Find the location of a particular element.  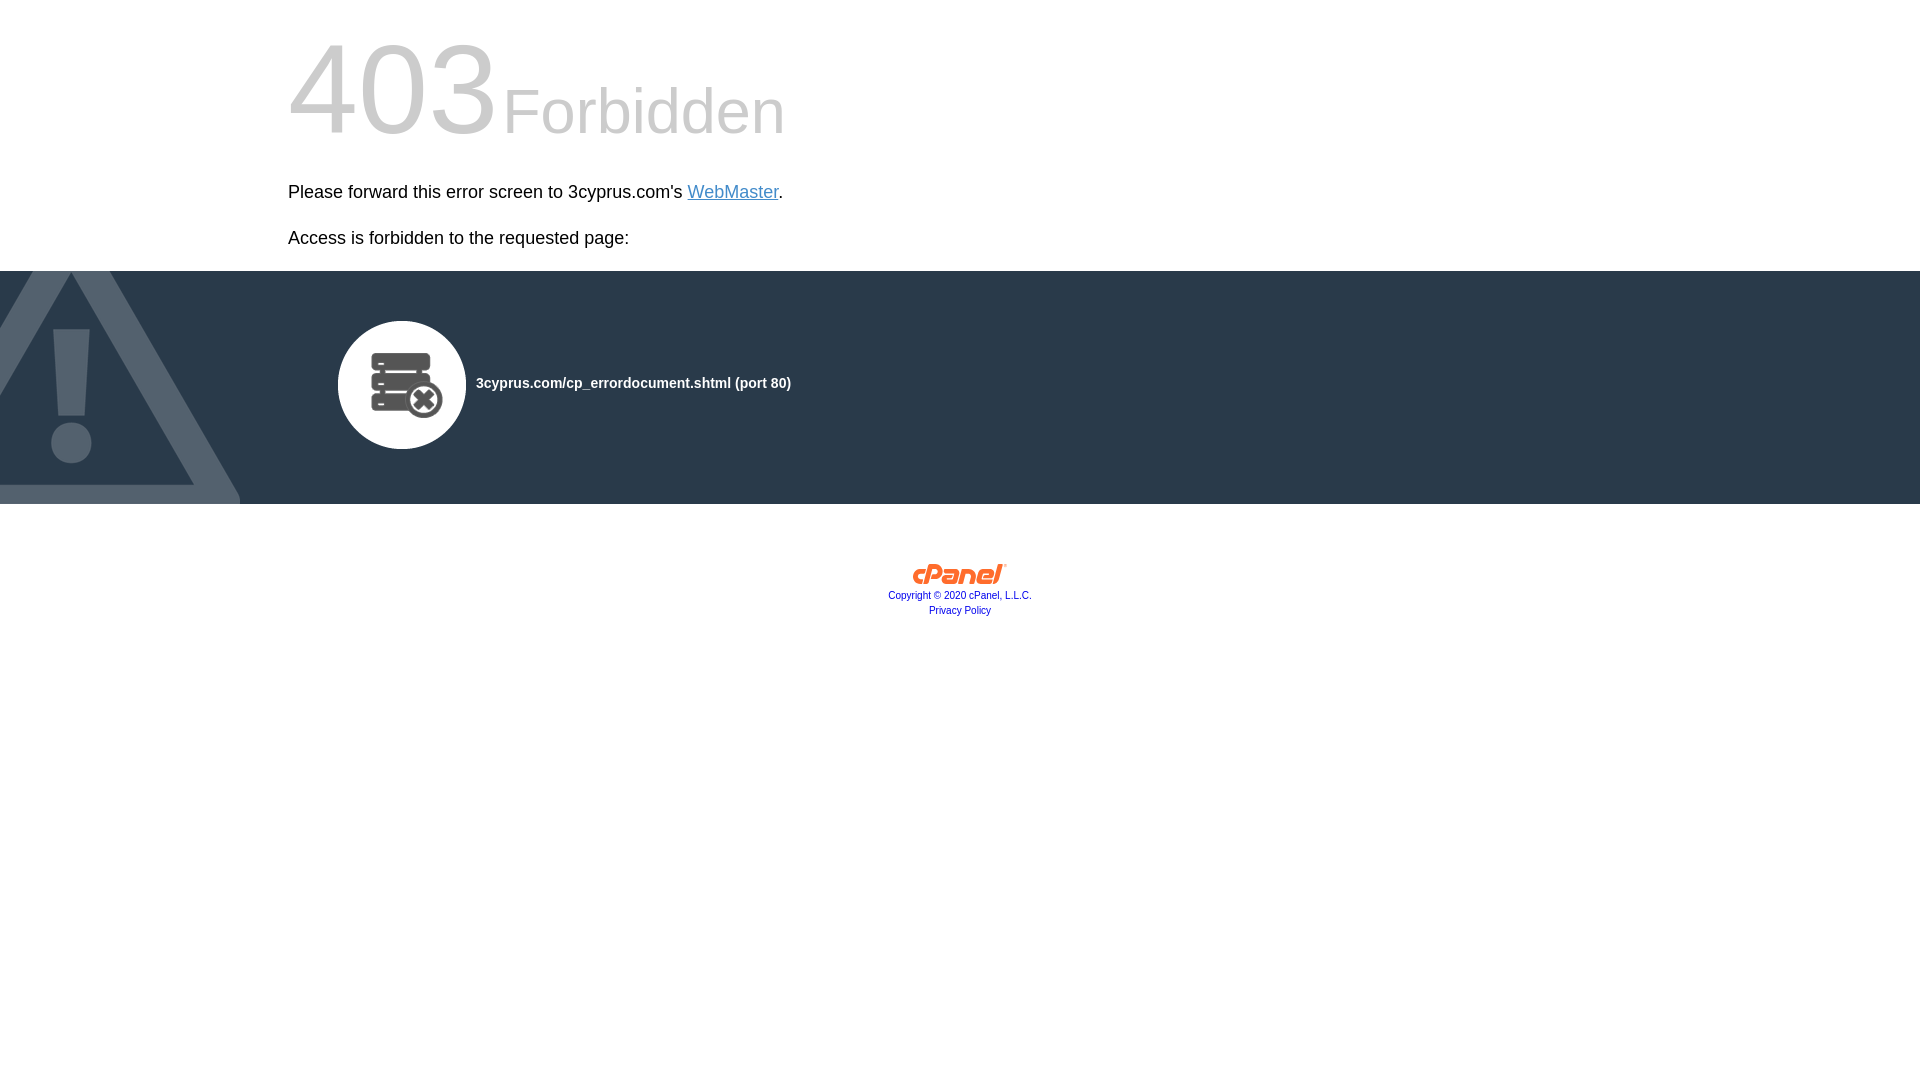

'cPanel, Inc.' is located at coordinates (960, 578).